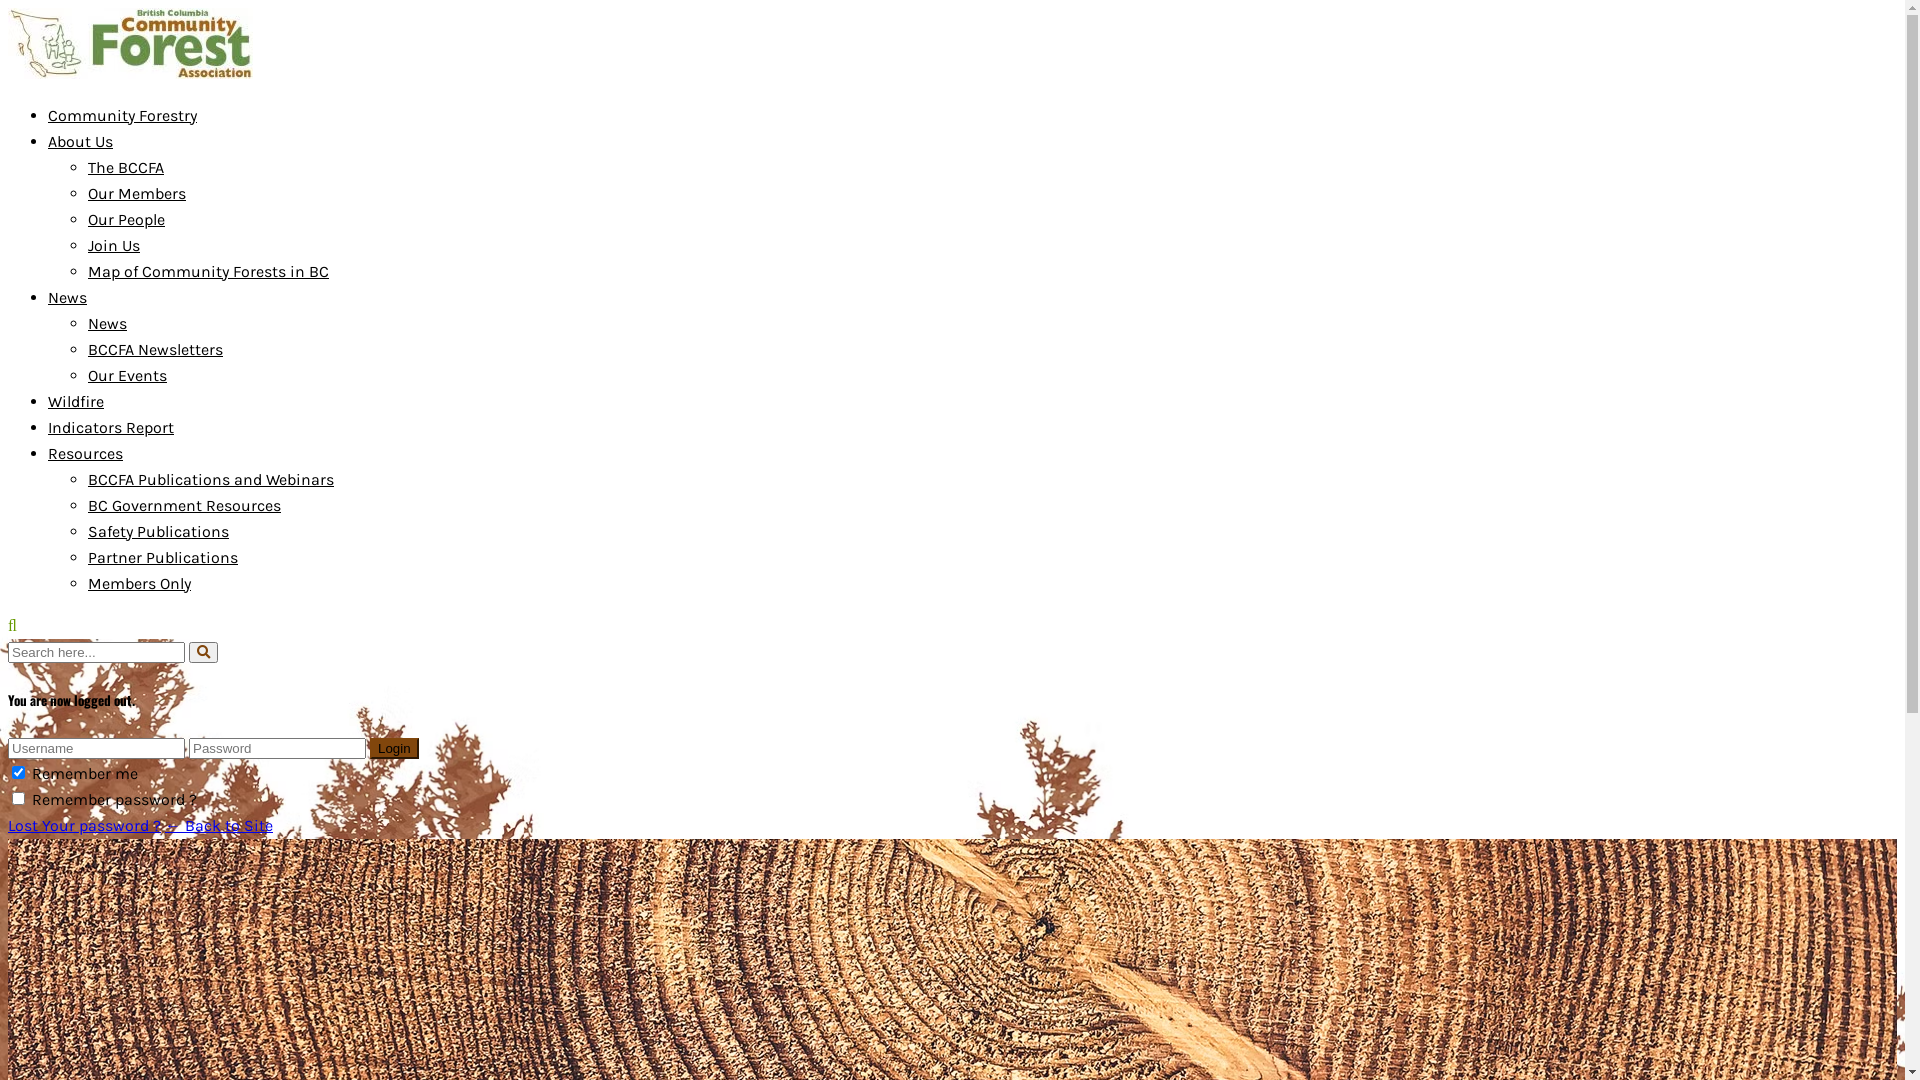 This screenshot has height=1080, width=1920. Describe the element at coordinates (163, 557) in the screenshot. I see `'Partner Publications'` at that location.